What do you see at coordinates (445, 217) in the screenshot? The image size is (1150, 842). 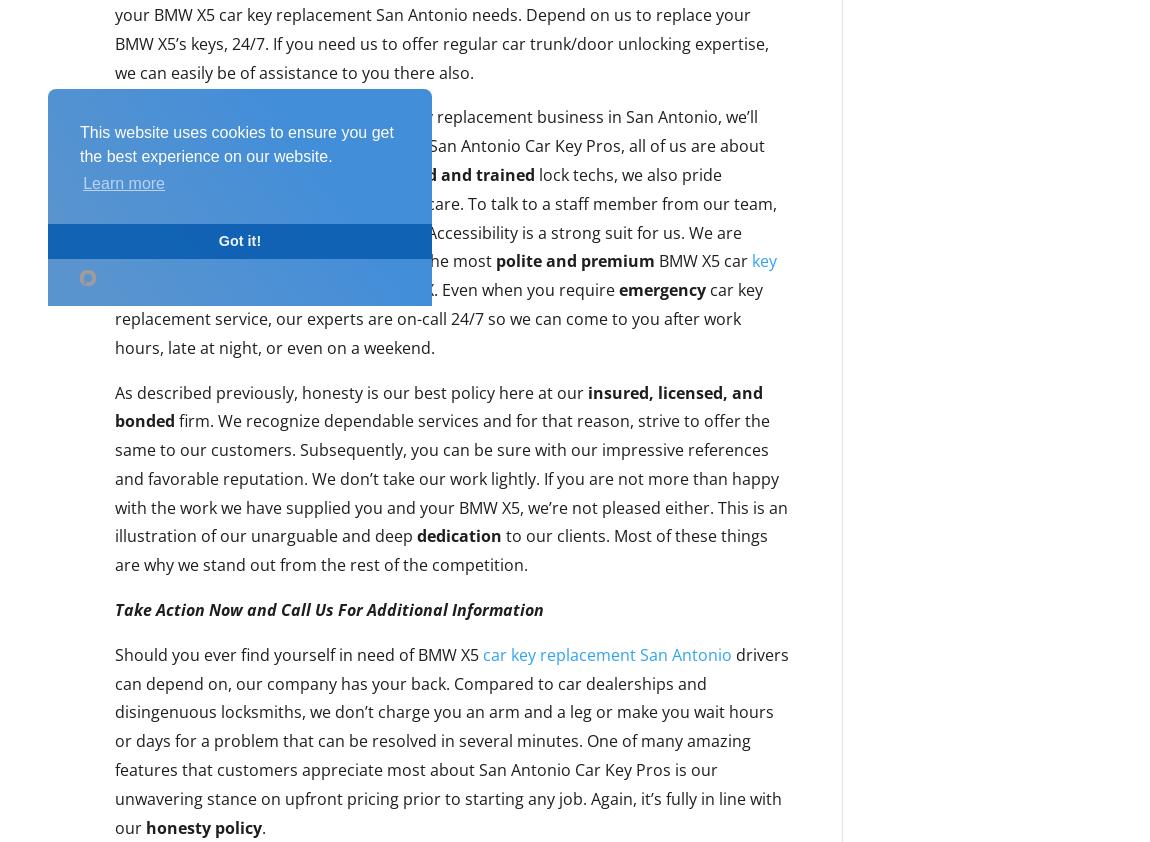 I see `'lock techs, we also pride ourselves on providing superb customer care. To talk to a staff member from our team, assistance is a mere telephone call away. Accessibility is a strong suit for us. We are available 24/7 to provide our clients with the most'` at bounding box center [445, 217].